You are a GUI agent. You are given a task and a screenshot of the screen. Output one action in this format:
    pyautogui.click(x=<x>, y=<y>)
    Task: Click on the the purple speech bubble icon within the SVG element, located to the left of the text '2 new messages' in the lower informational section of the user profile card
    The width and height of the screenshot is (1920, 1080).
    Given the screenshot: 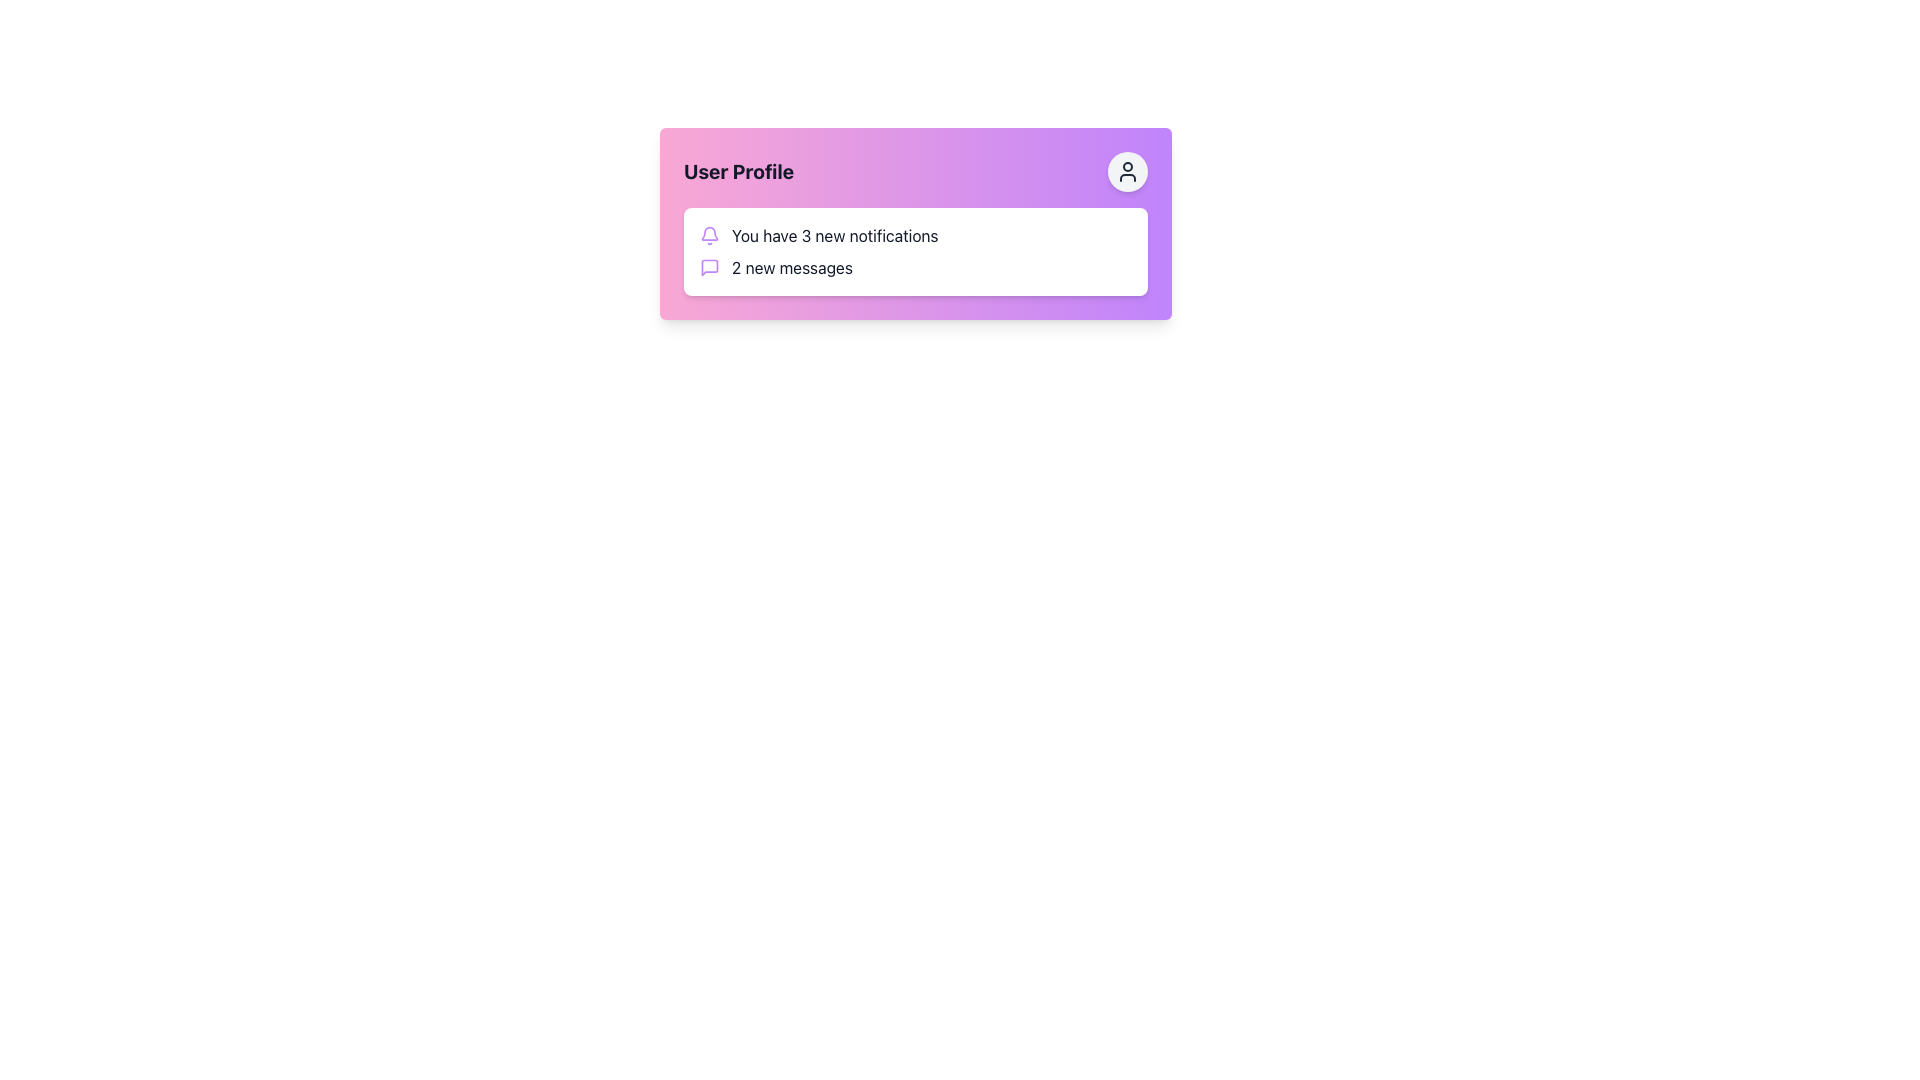 What is the action you would take?
    pyautogui.click(x=710, y=266)
    